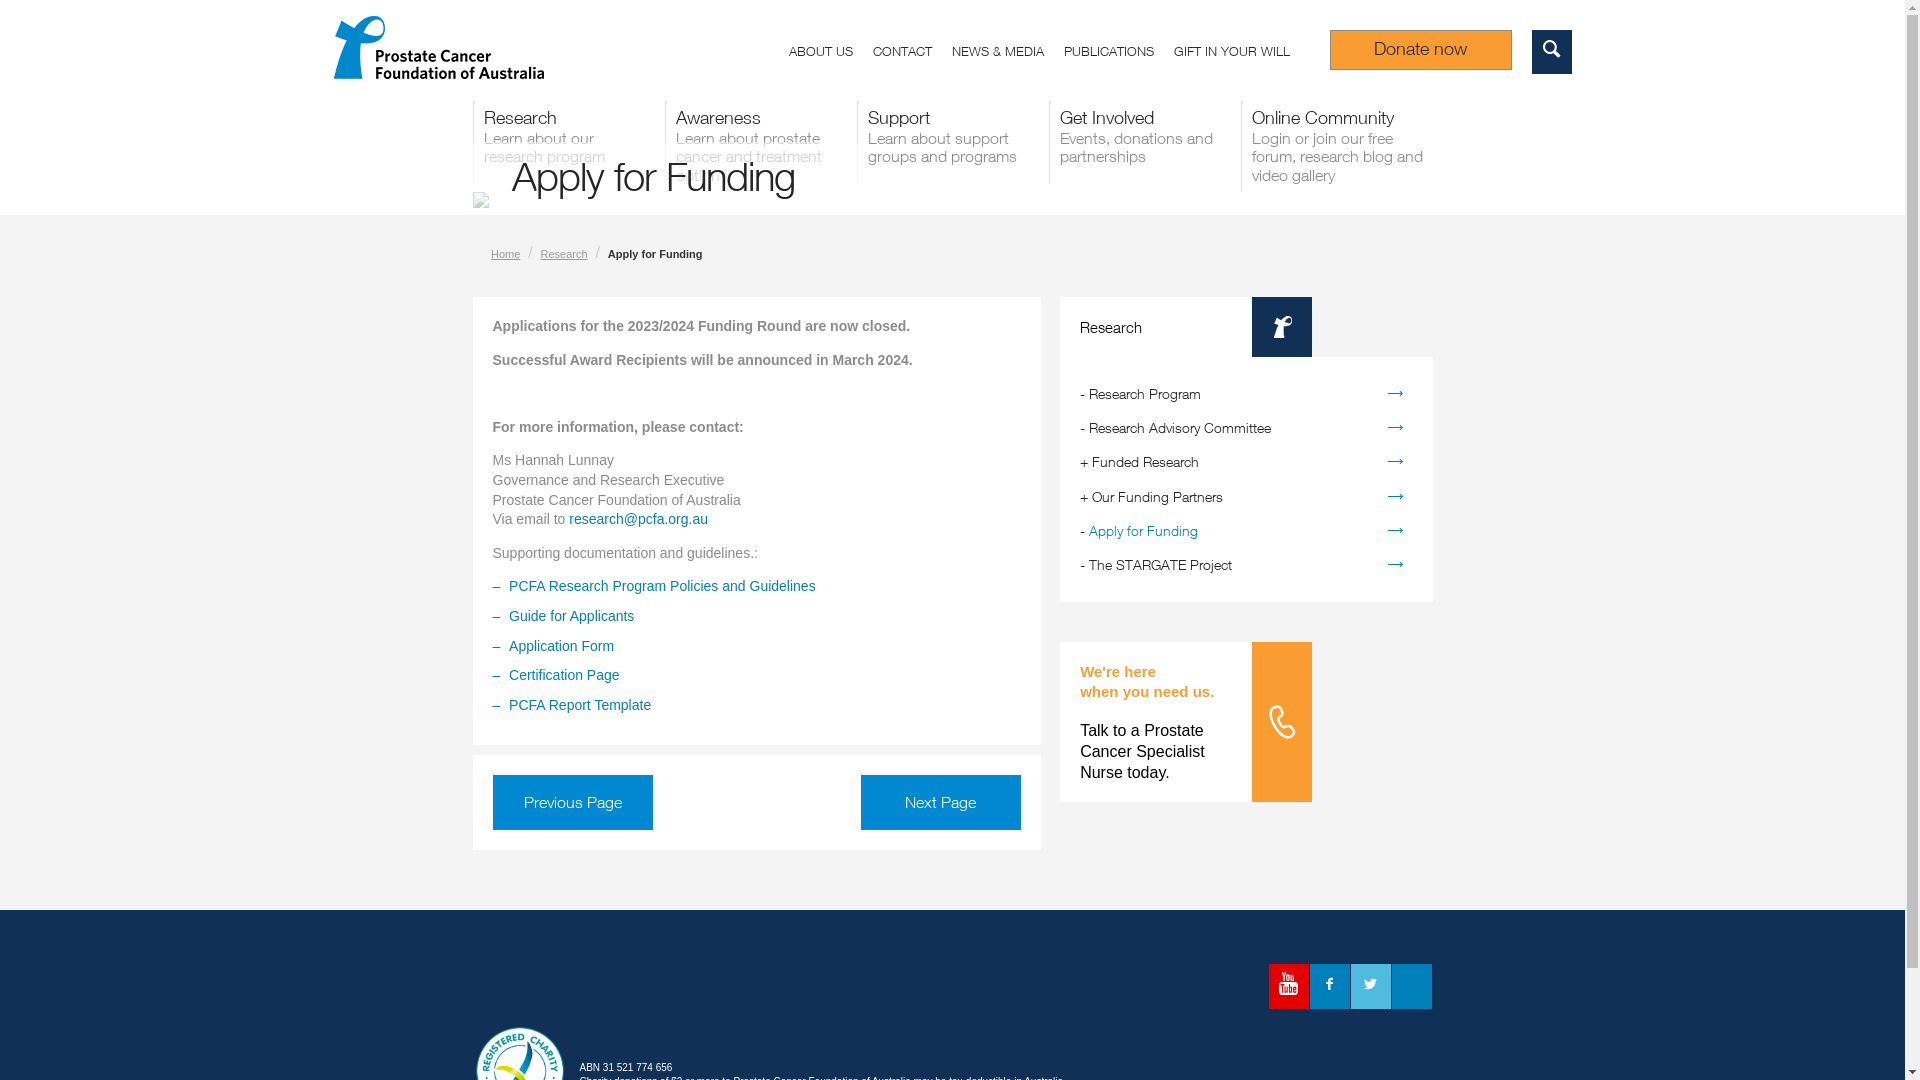  I want to click on 'Application Form', so click(560, 645).